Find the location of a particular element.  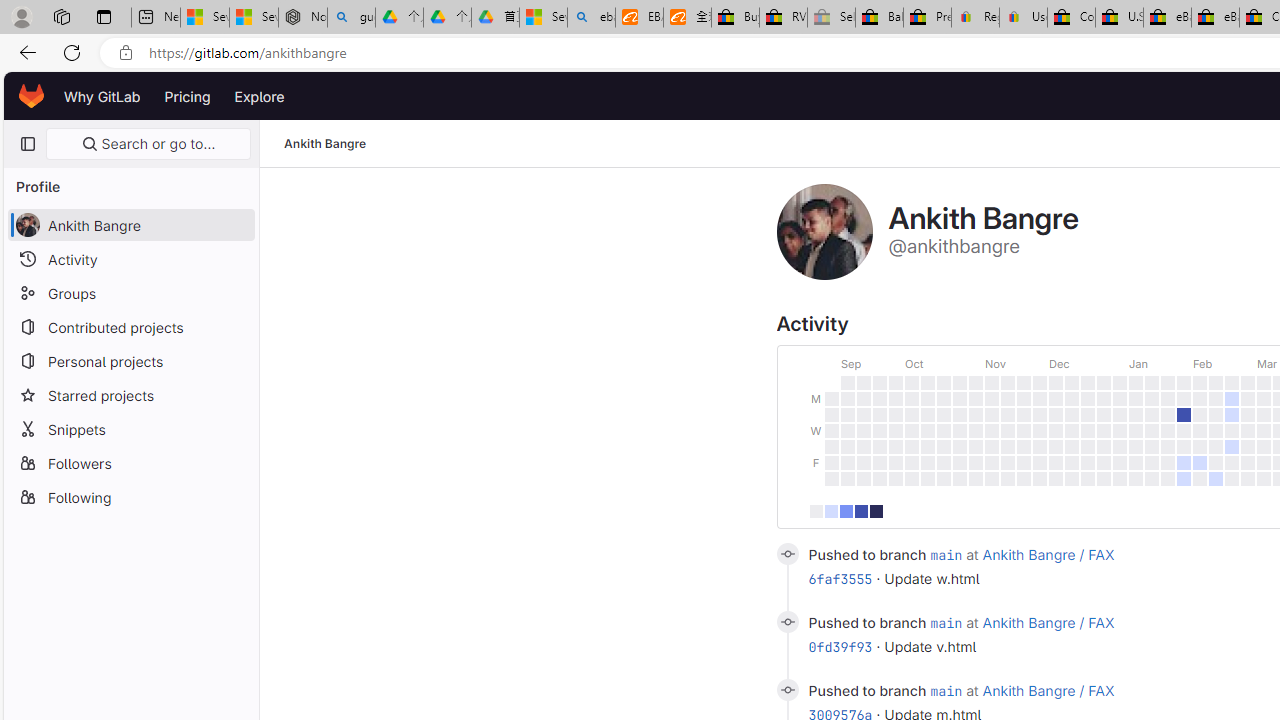

'eBay Inc. Reports Third Quarter 2023 Results' is located at coordinates (1214, 17).